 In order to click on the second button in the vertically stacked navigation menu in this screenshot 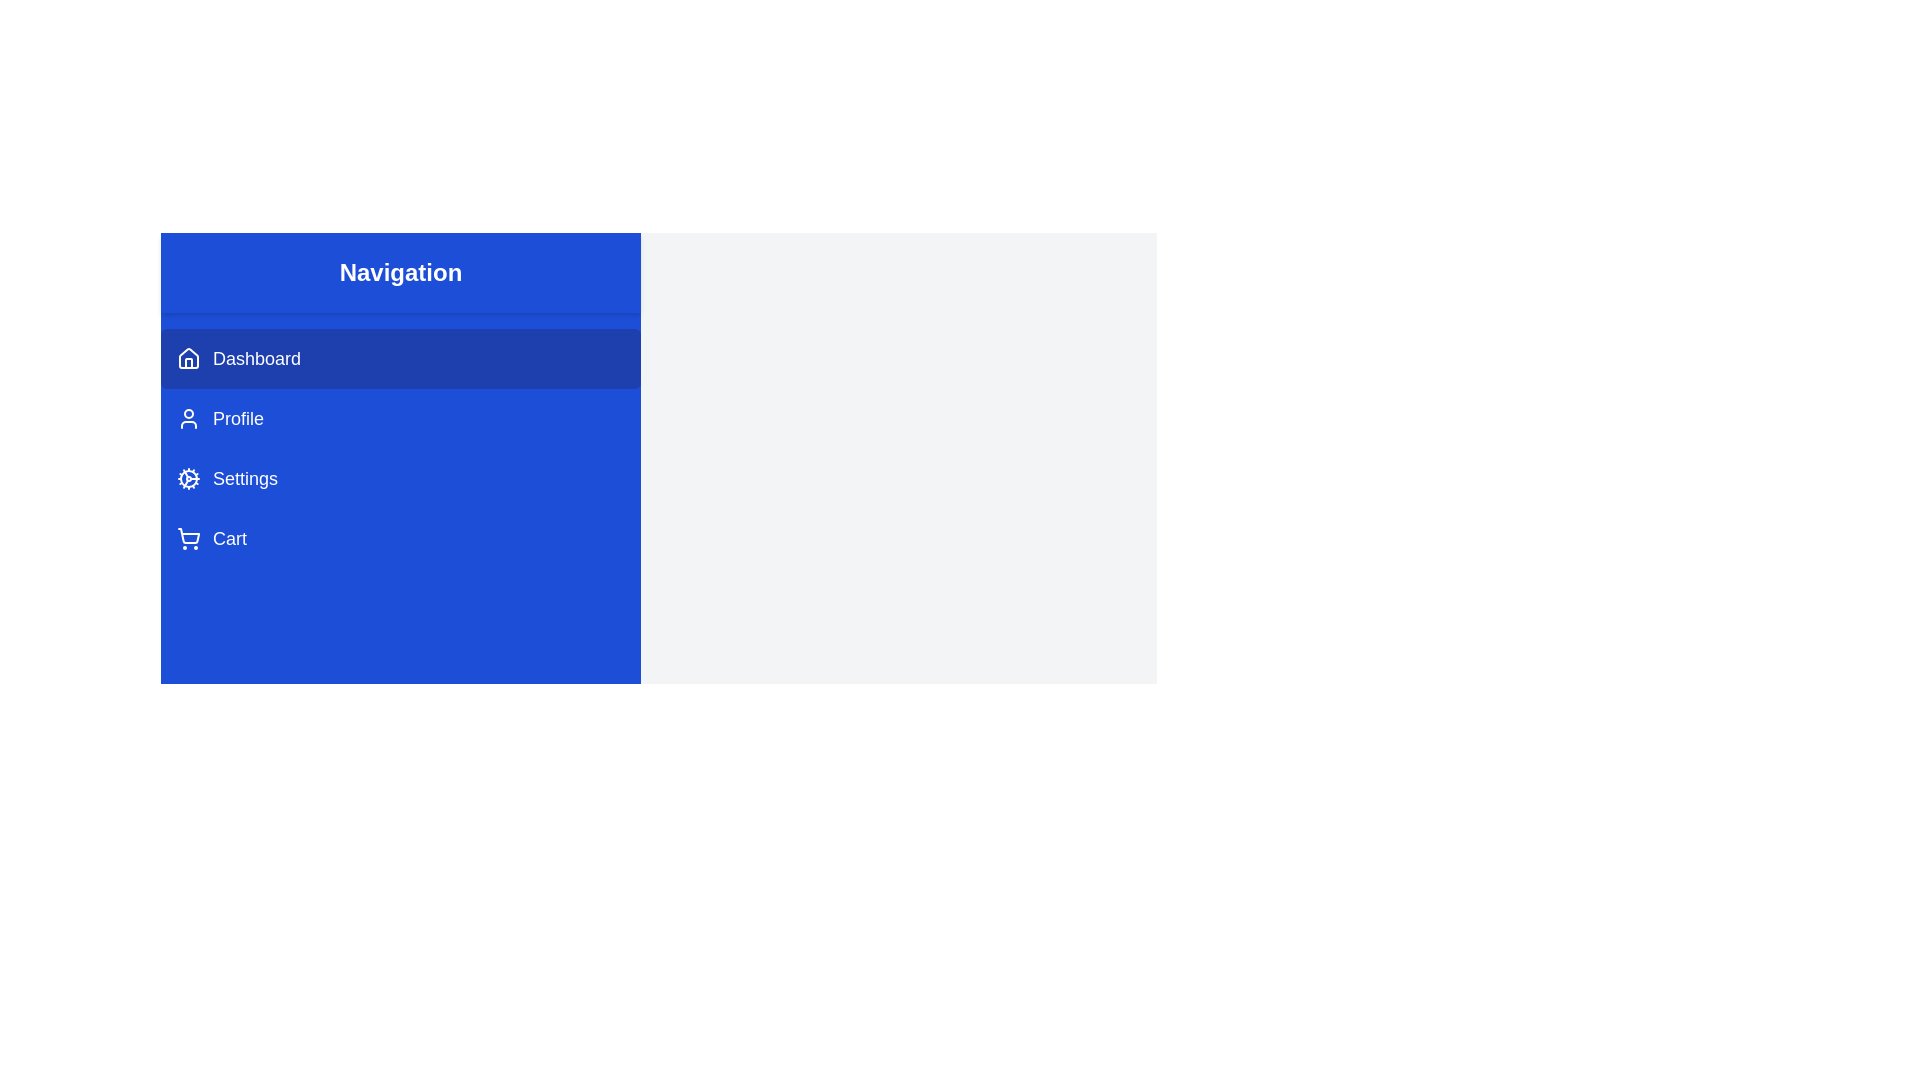, I will do `click(400, 418)`.